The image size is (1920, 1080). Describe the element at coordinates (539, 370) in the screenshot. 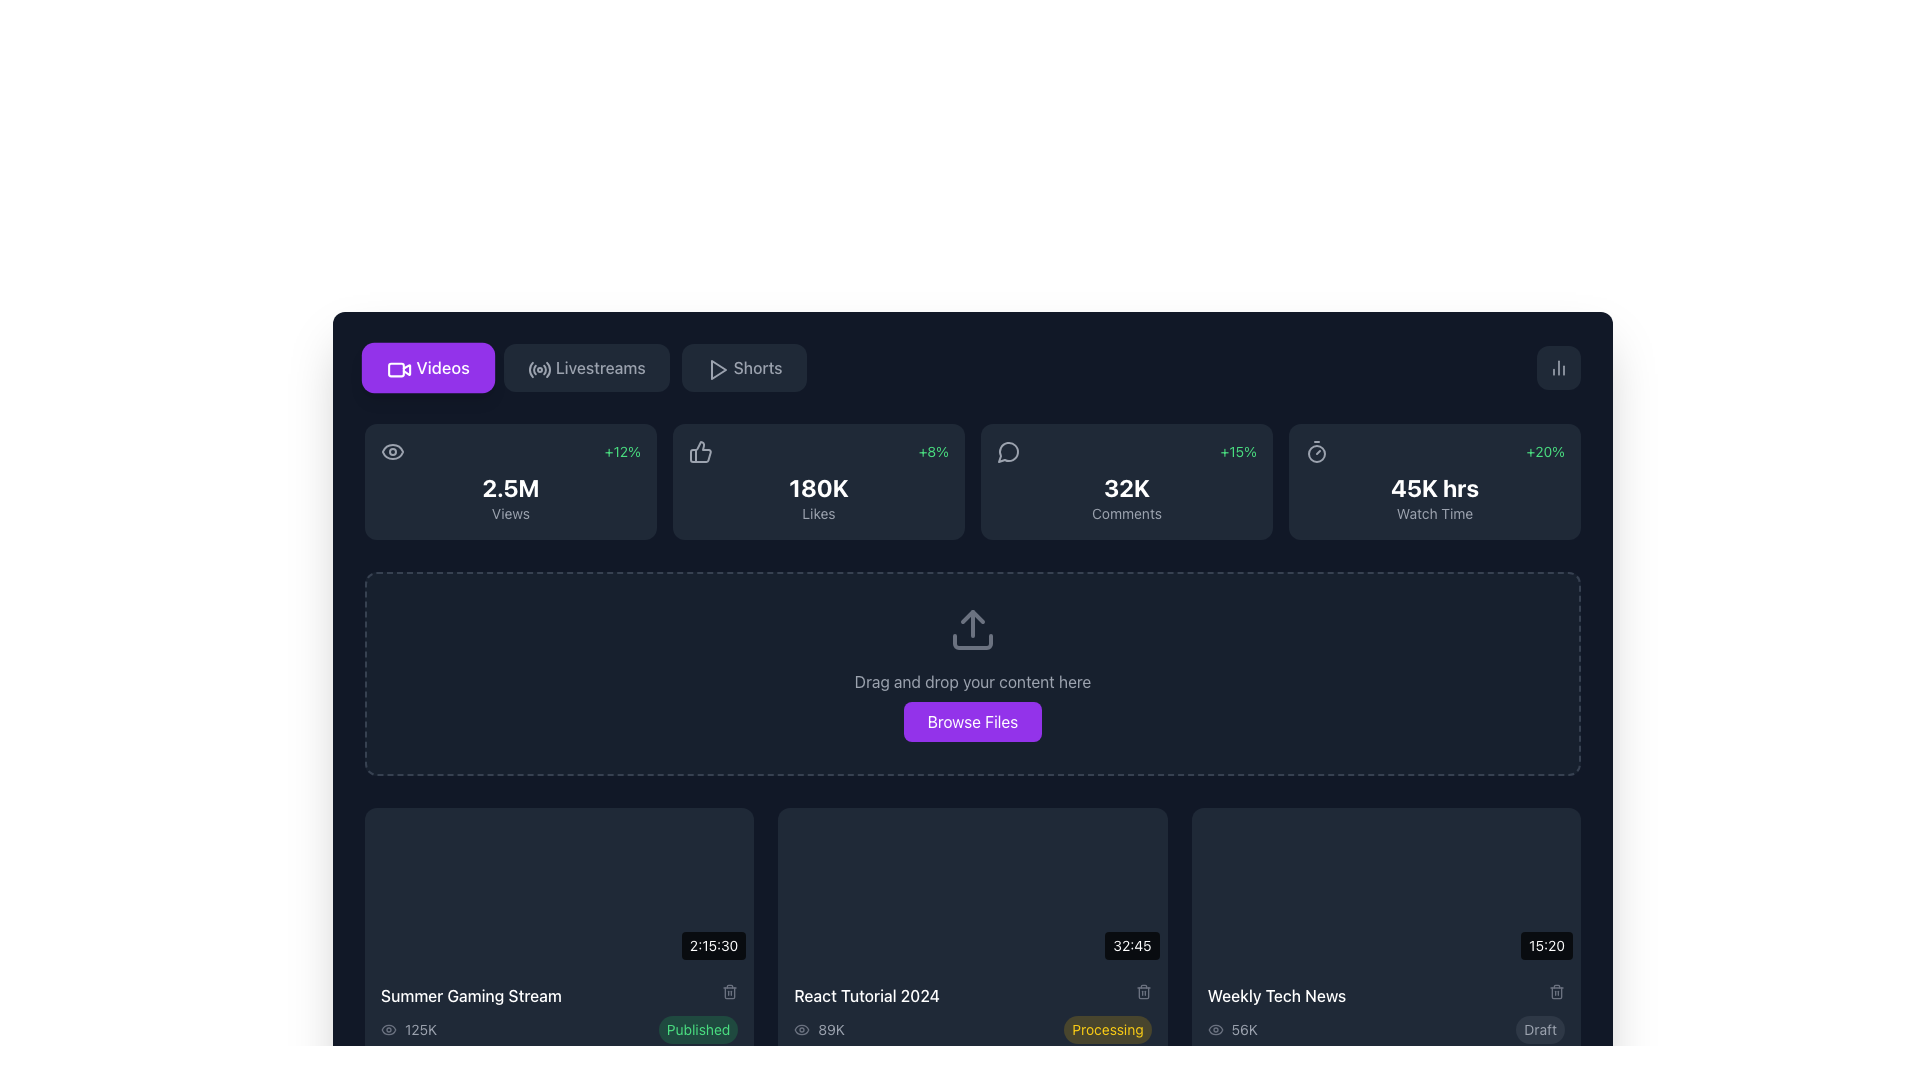

I see `the 'Livestream' icon located in the top navigation bar, next to the 'Videos' tab and adjacent to the 'Shorts' tab` at that location.